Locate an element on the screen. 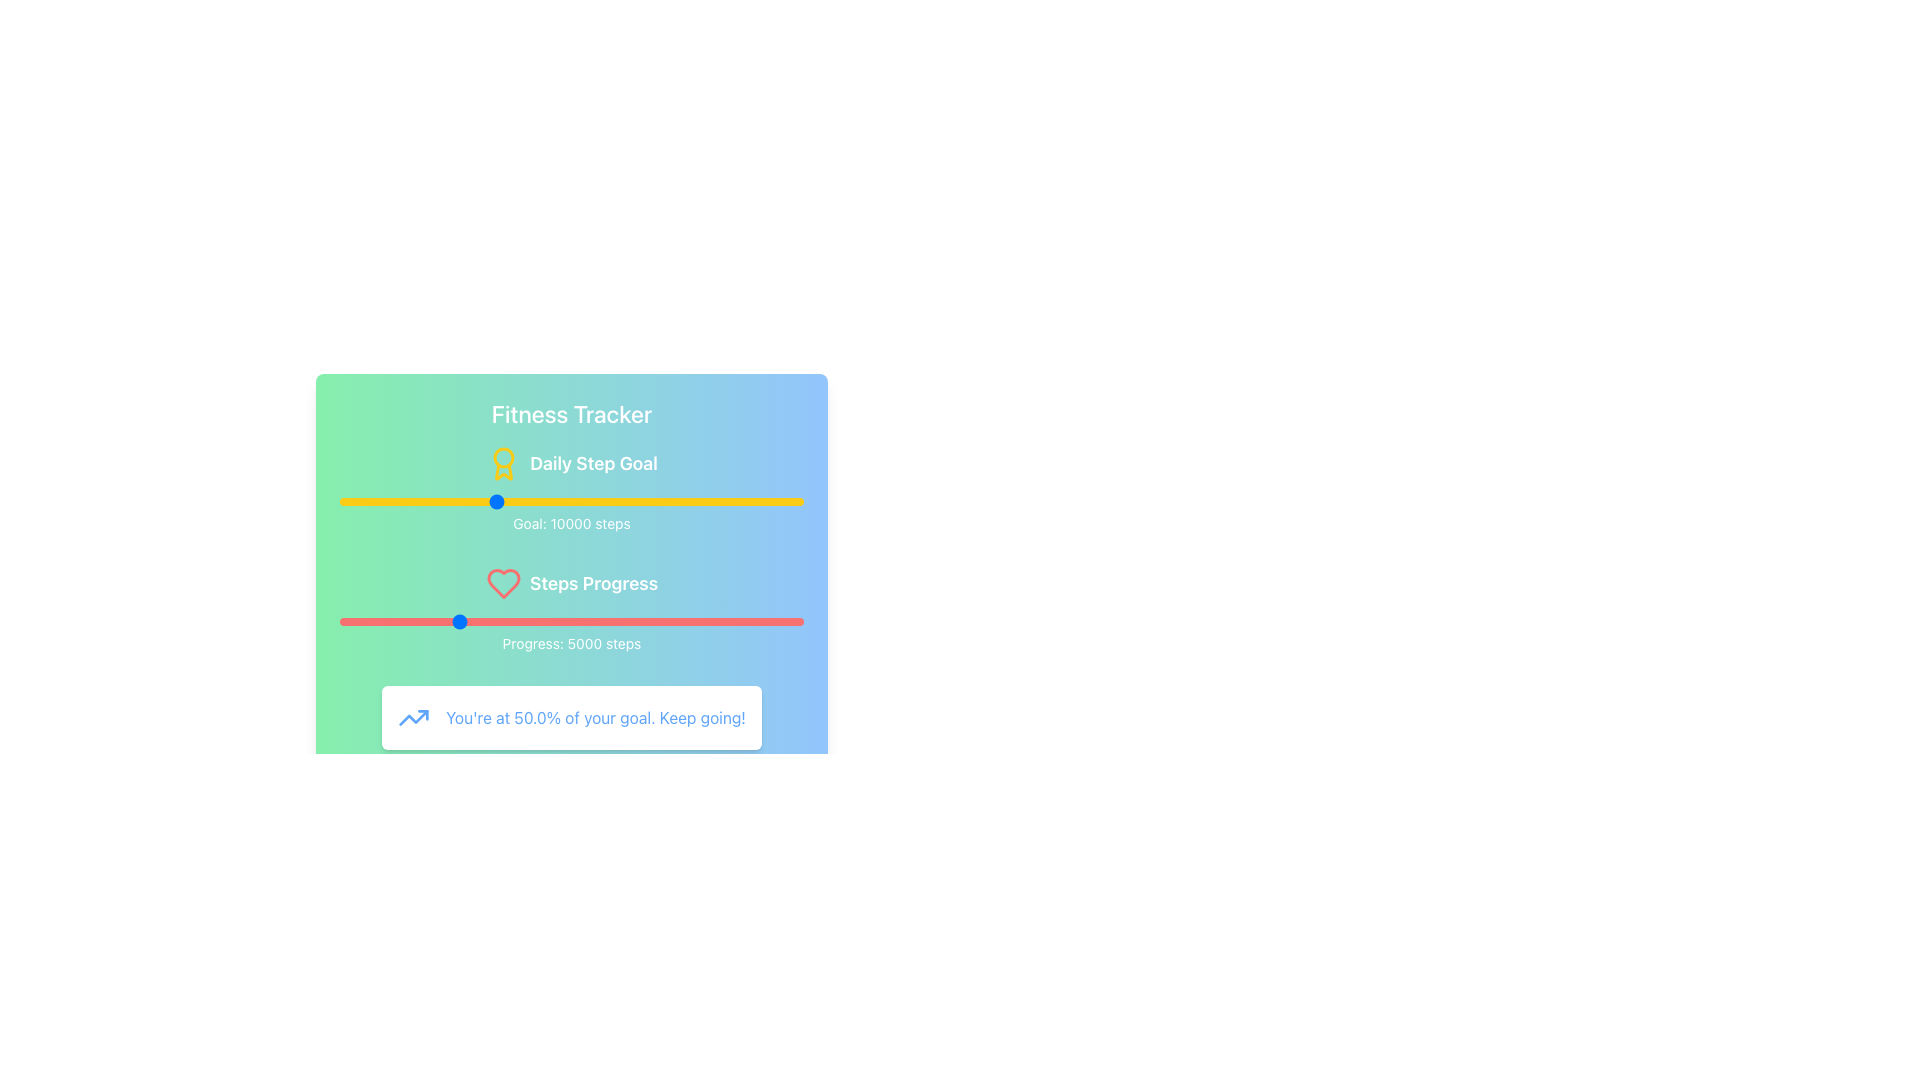  the daily step goal is located at coordinates (507, 500).